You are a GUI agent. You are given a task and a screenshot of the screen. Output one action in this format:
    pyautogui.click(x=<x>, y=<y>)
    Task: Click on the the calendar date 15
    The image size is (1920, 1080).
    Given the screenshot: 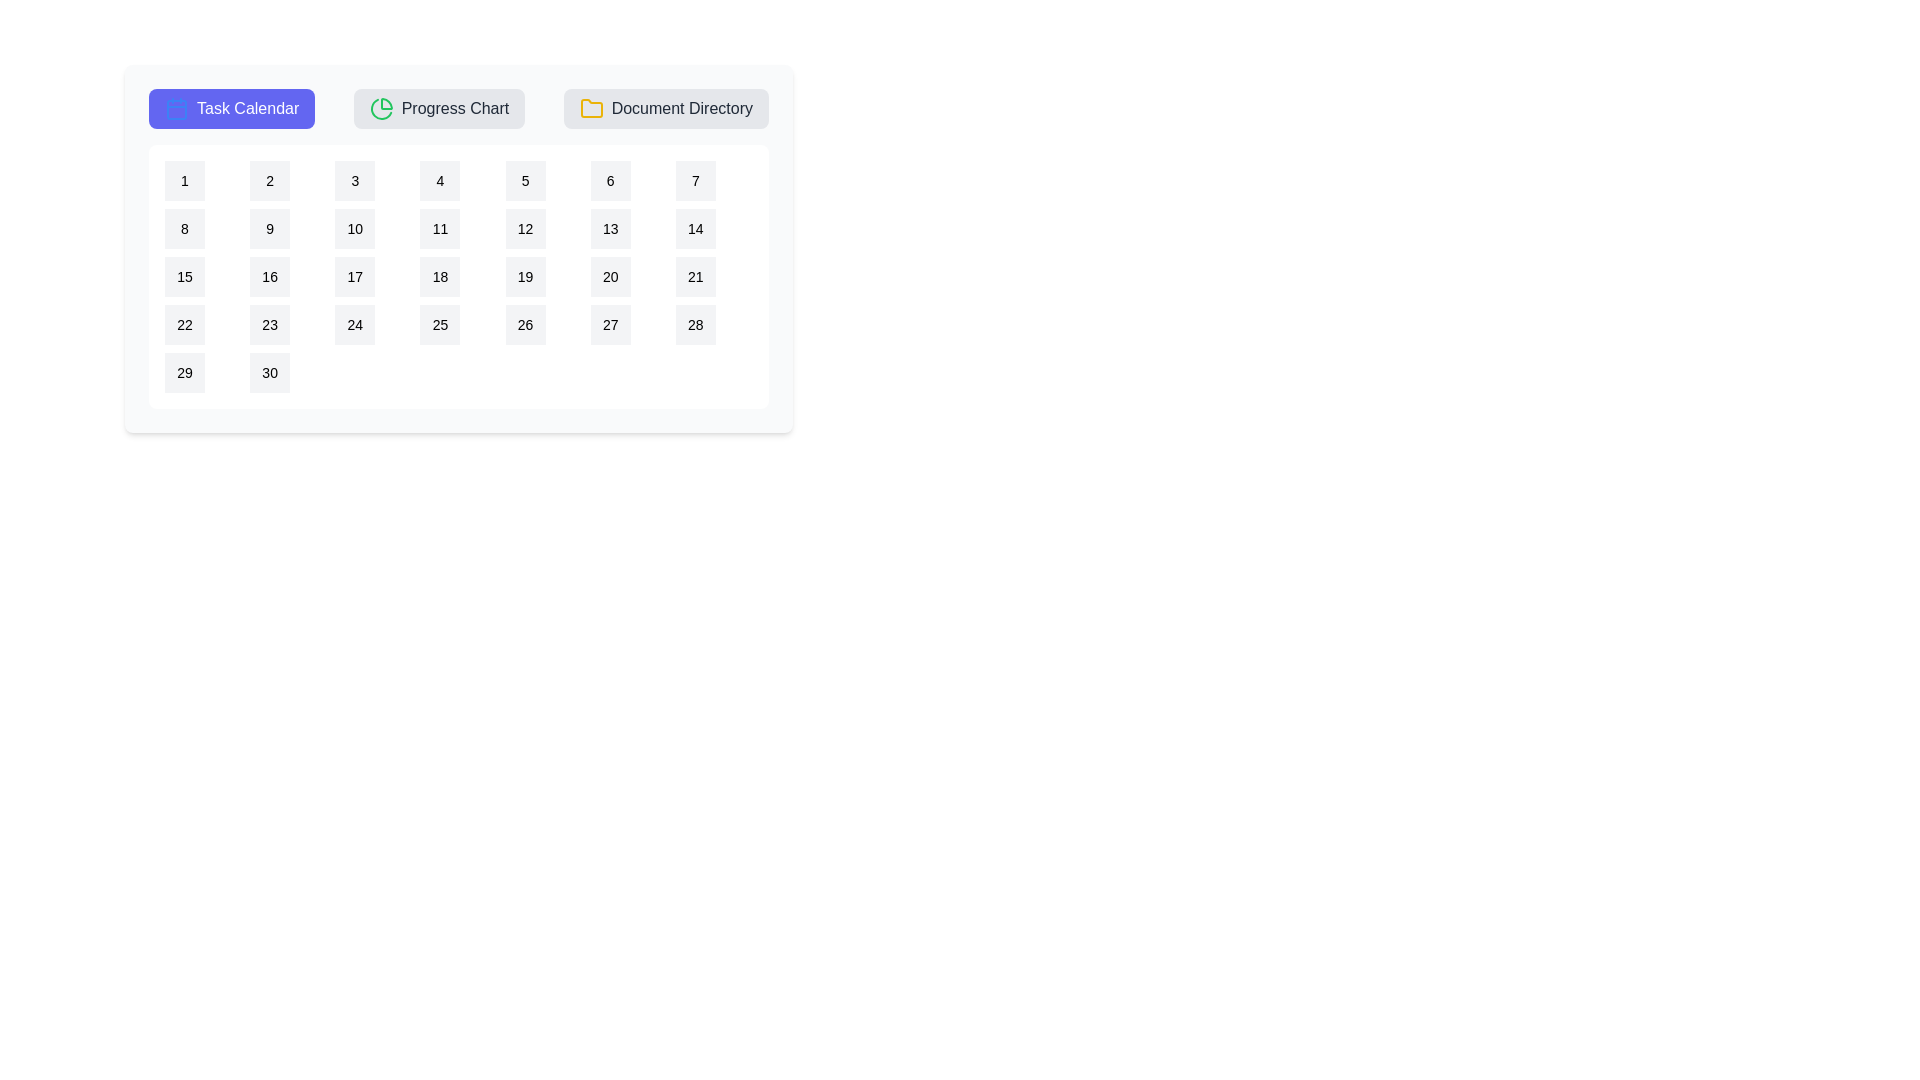 What is the action you would take?
    pyautogui.click(x=185, y=277)
    